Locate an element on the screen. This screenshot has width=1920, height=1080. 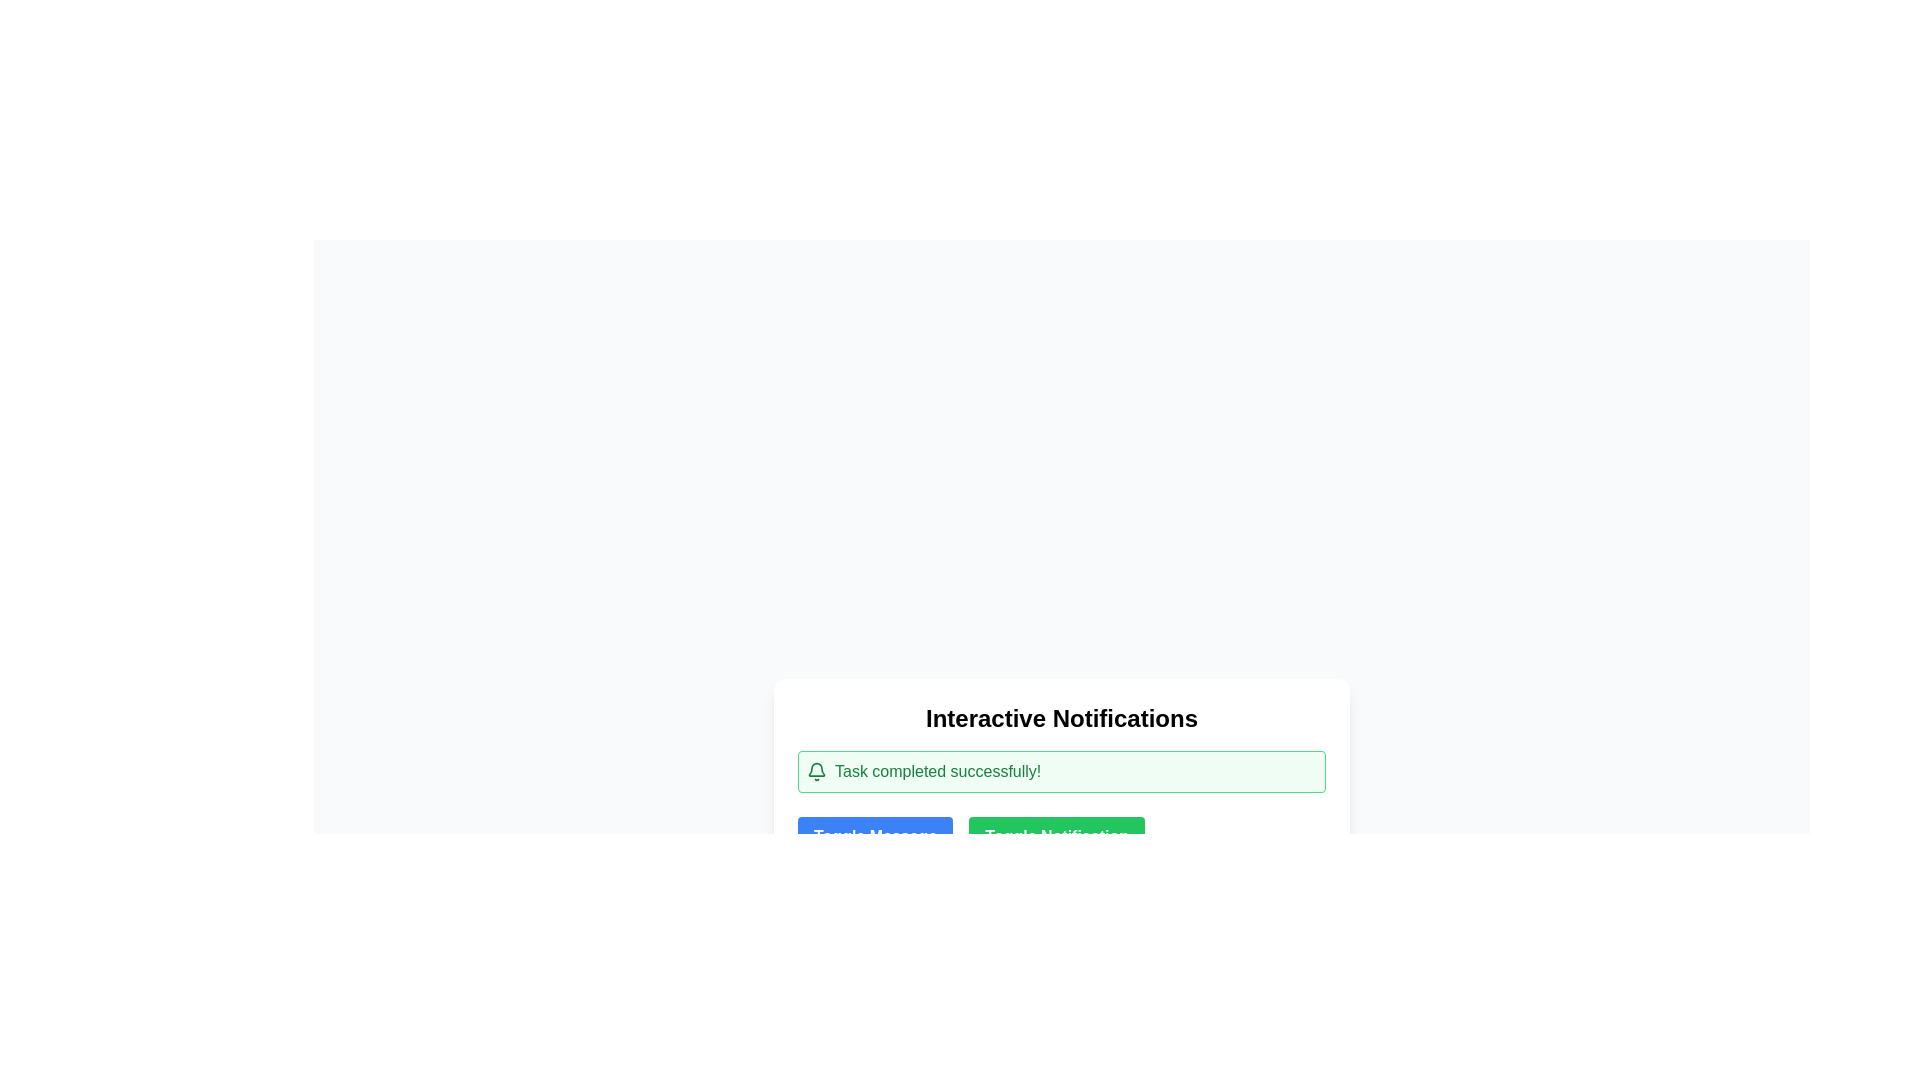
the toggle button for notifications, which is the second button to the right of the 'Toggle Message' button is located at coordinates (1056, 837).